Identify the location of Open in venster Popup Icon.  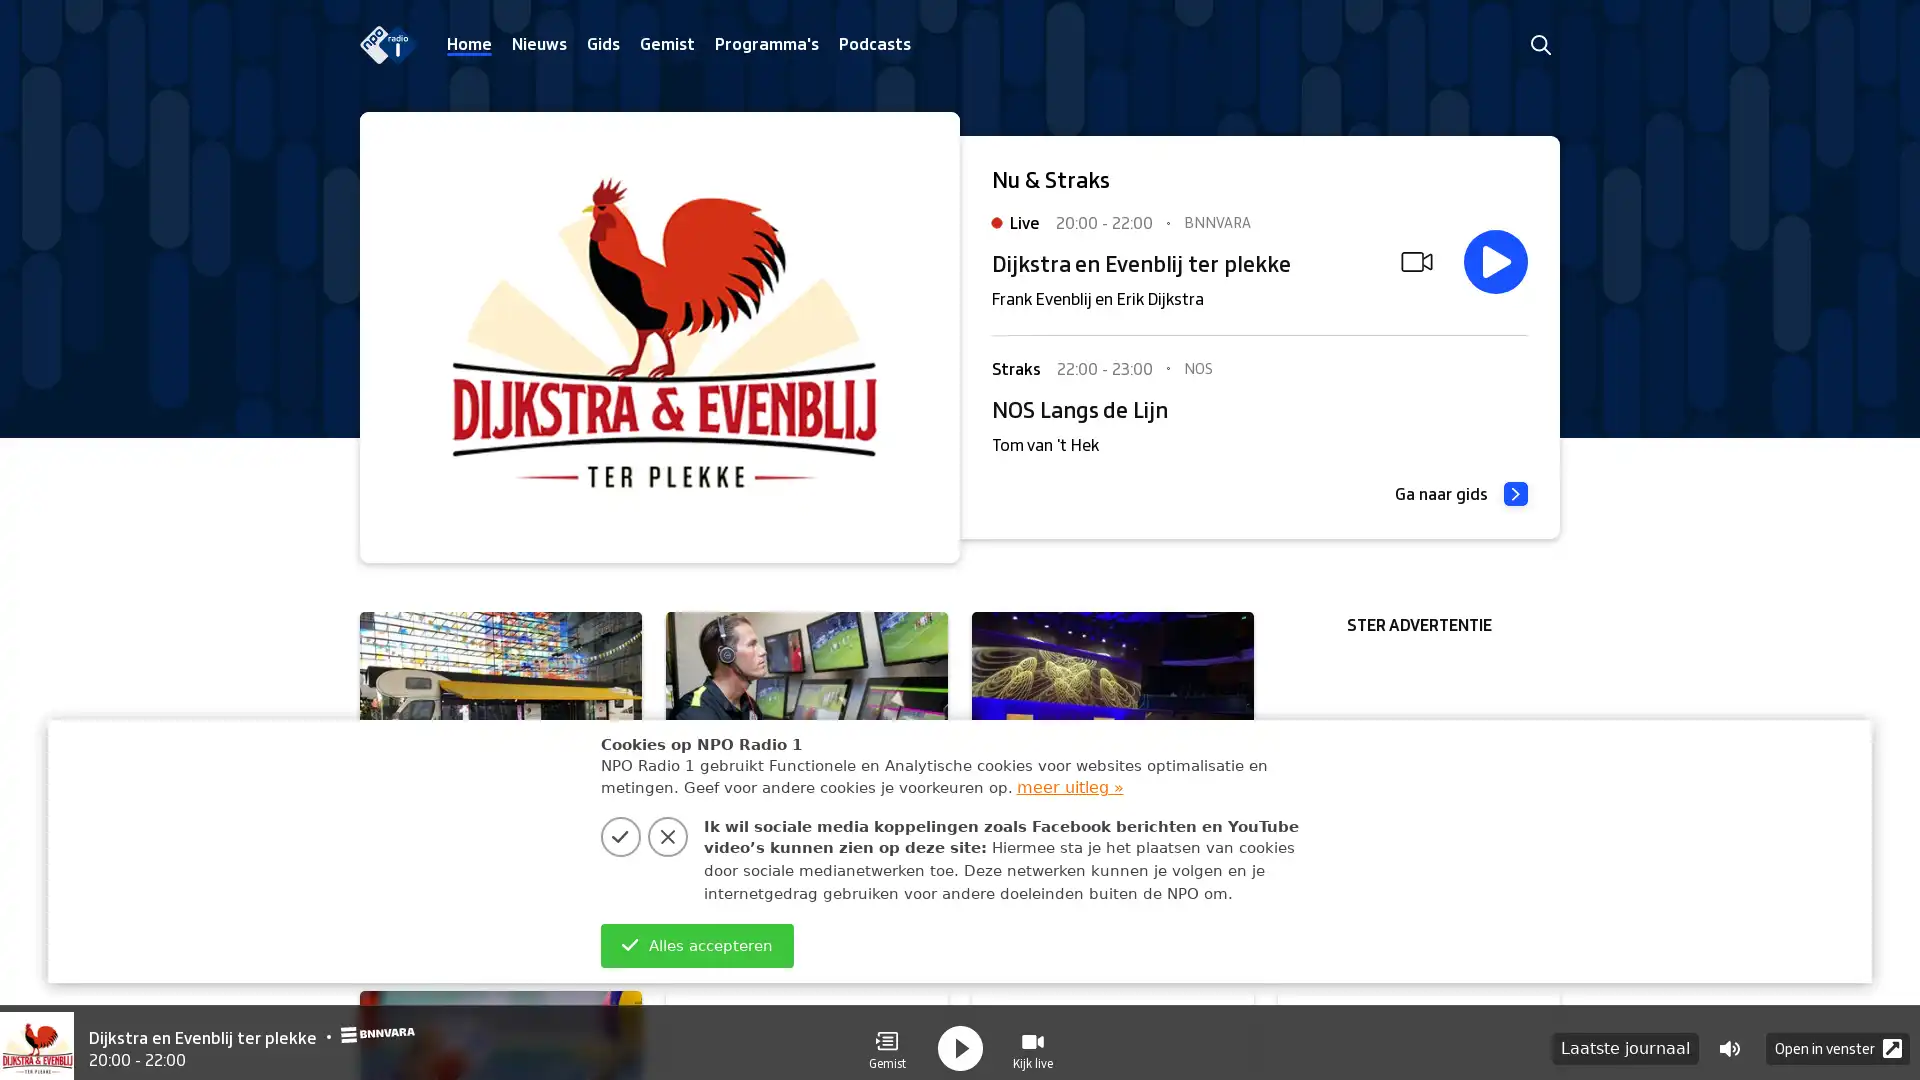
(1838, 1036).